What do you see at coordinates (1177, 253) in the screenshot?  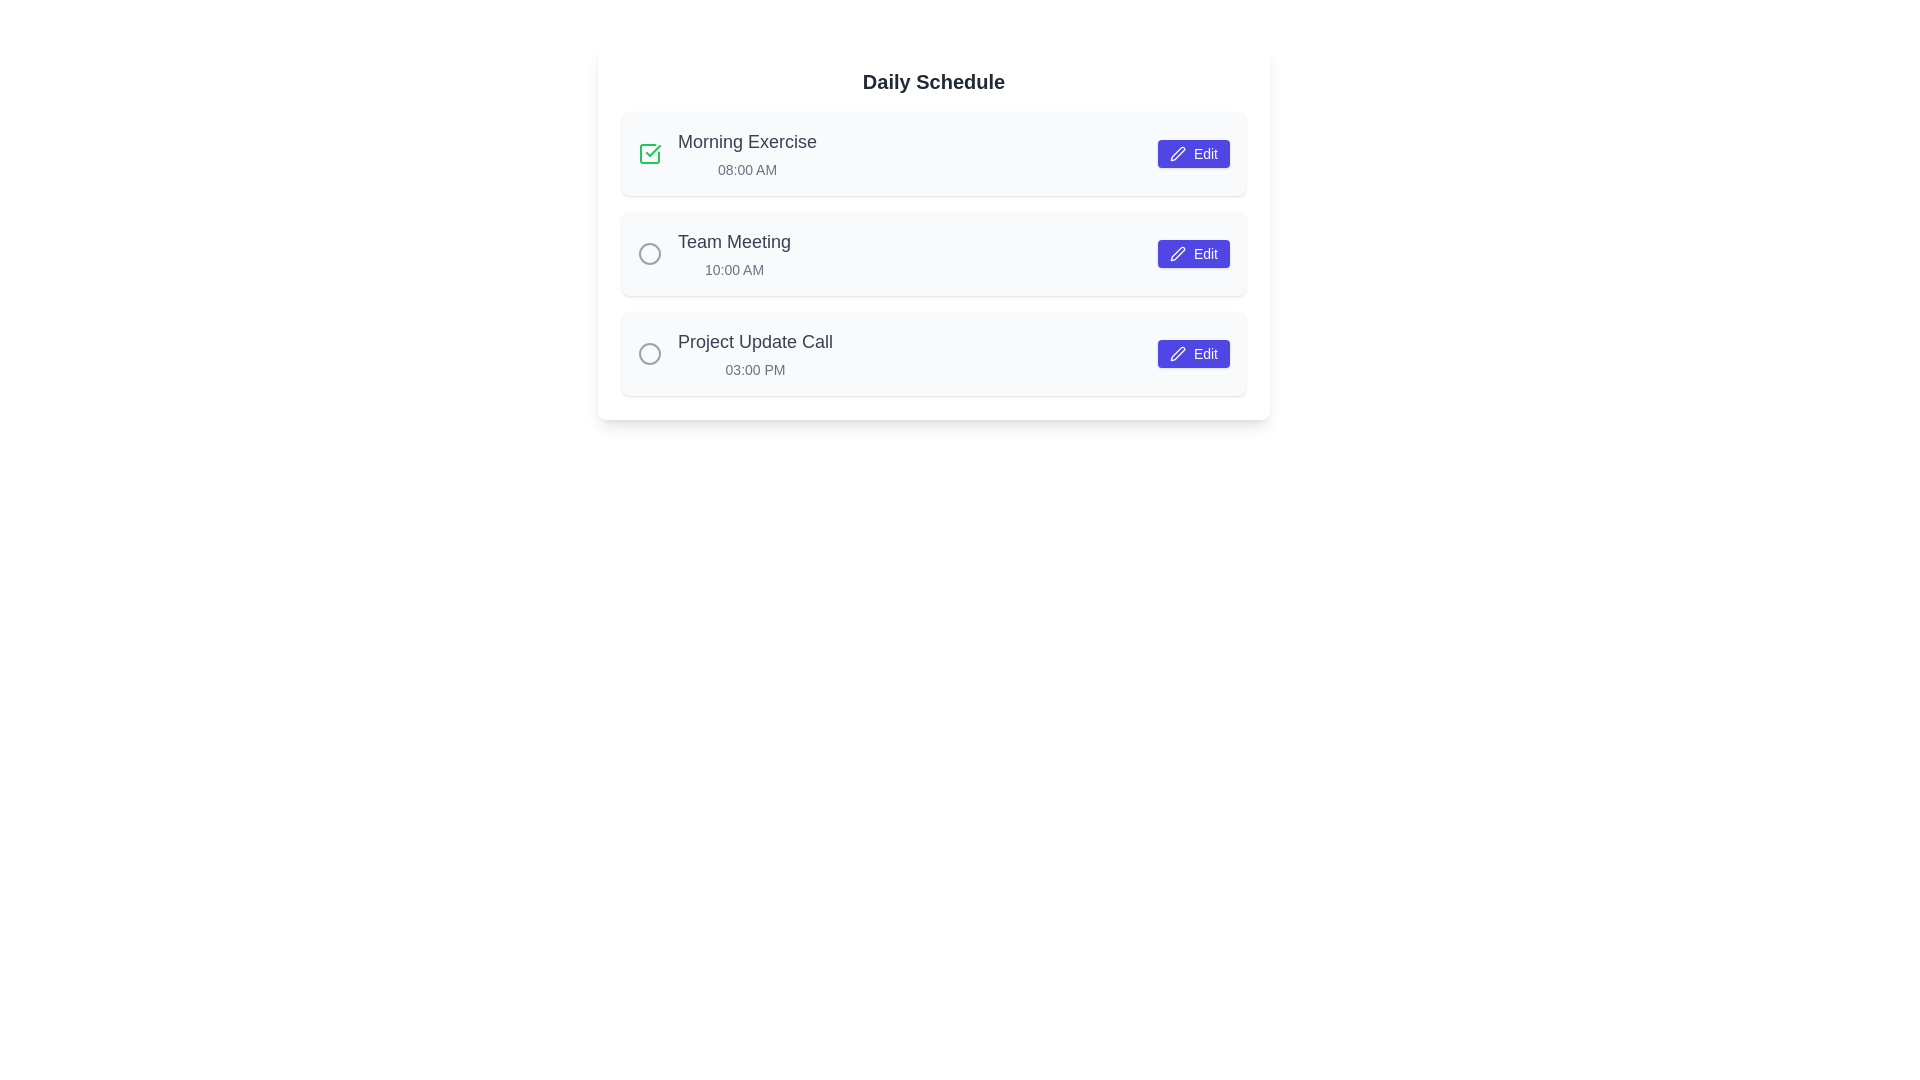 I see `the pen-shaped icon inside the 'Edit' button of the 'Team Meeting' entry in the 'Daily Schedule' list for visual feedback` at bounding box center [1177, 253].